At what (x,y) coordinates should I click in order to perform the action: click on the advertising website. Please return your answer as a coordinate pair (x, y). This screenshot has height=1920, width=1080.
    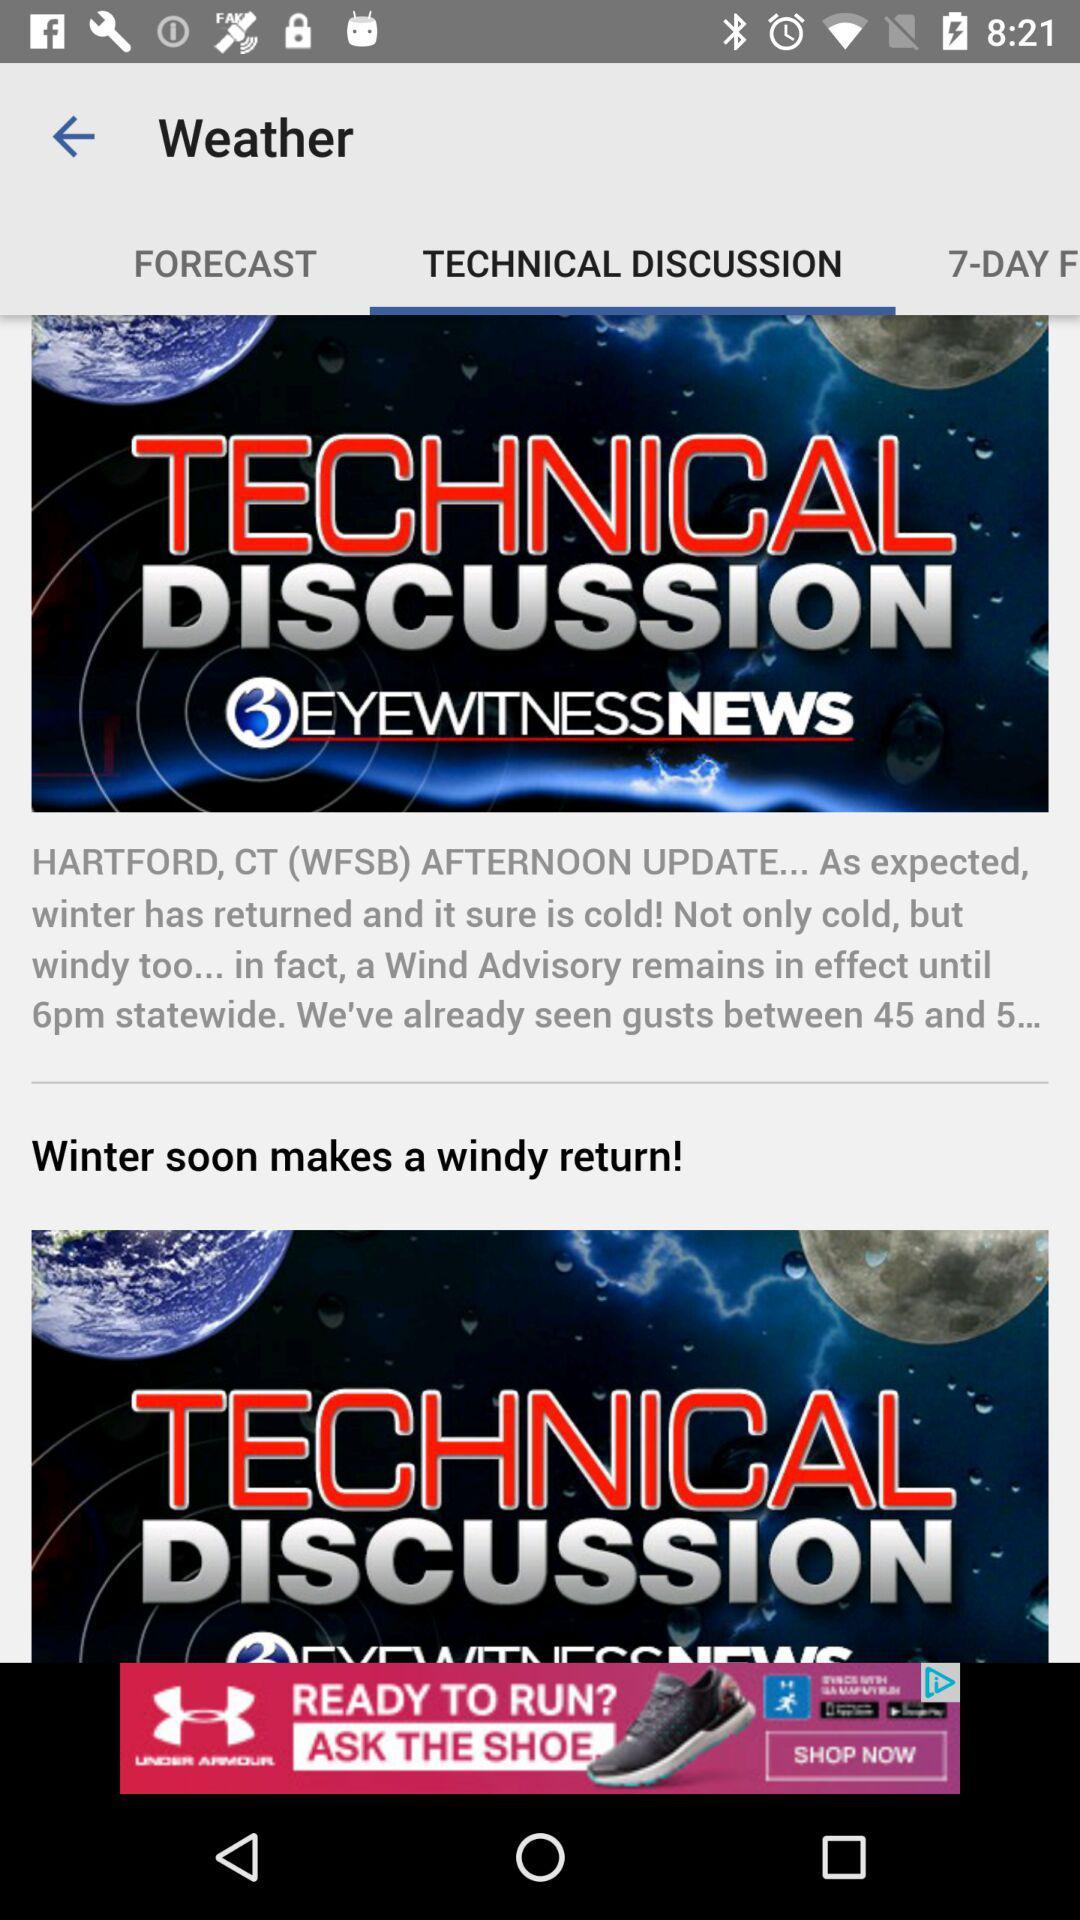
    Looking at the image, I should click on (540, 1727).